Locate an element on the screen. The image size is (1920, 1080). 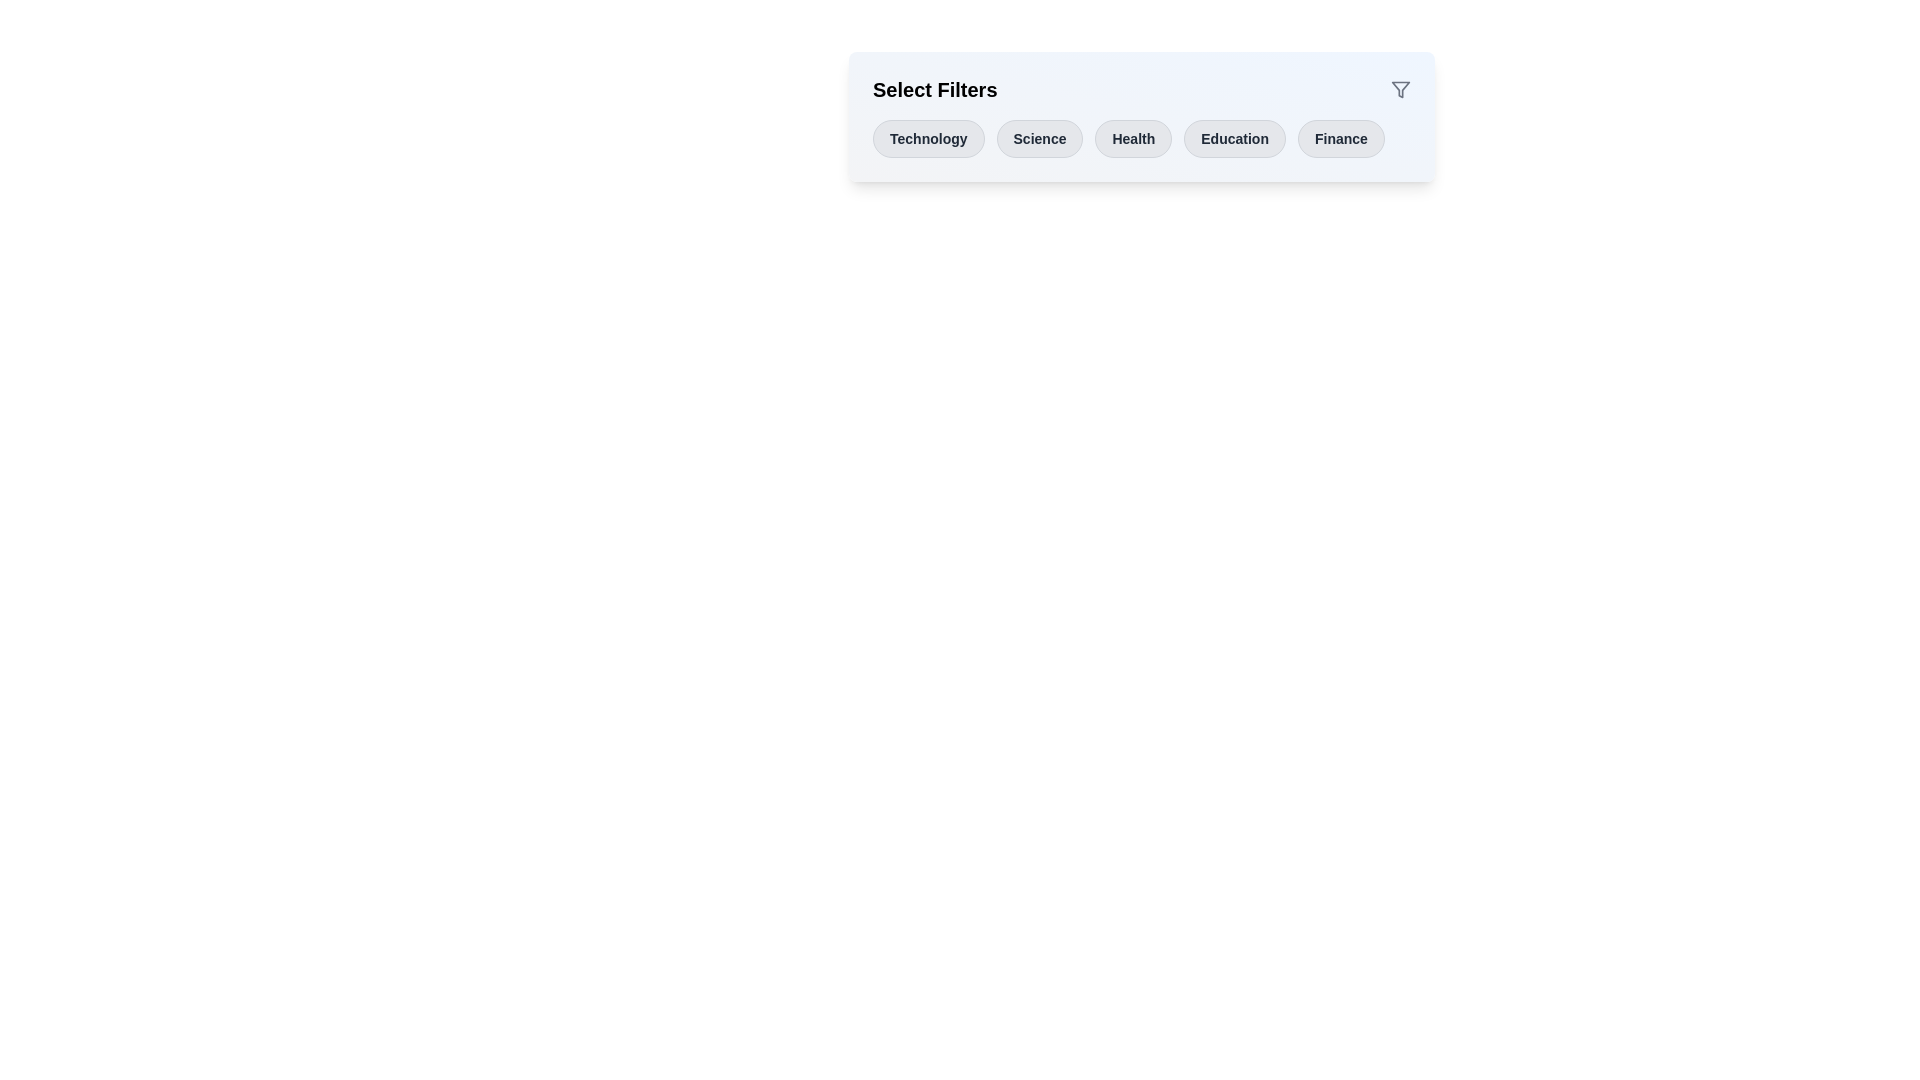
the button labeled Technology to observe its hover effect is located at coordinates (927, 137).